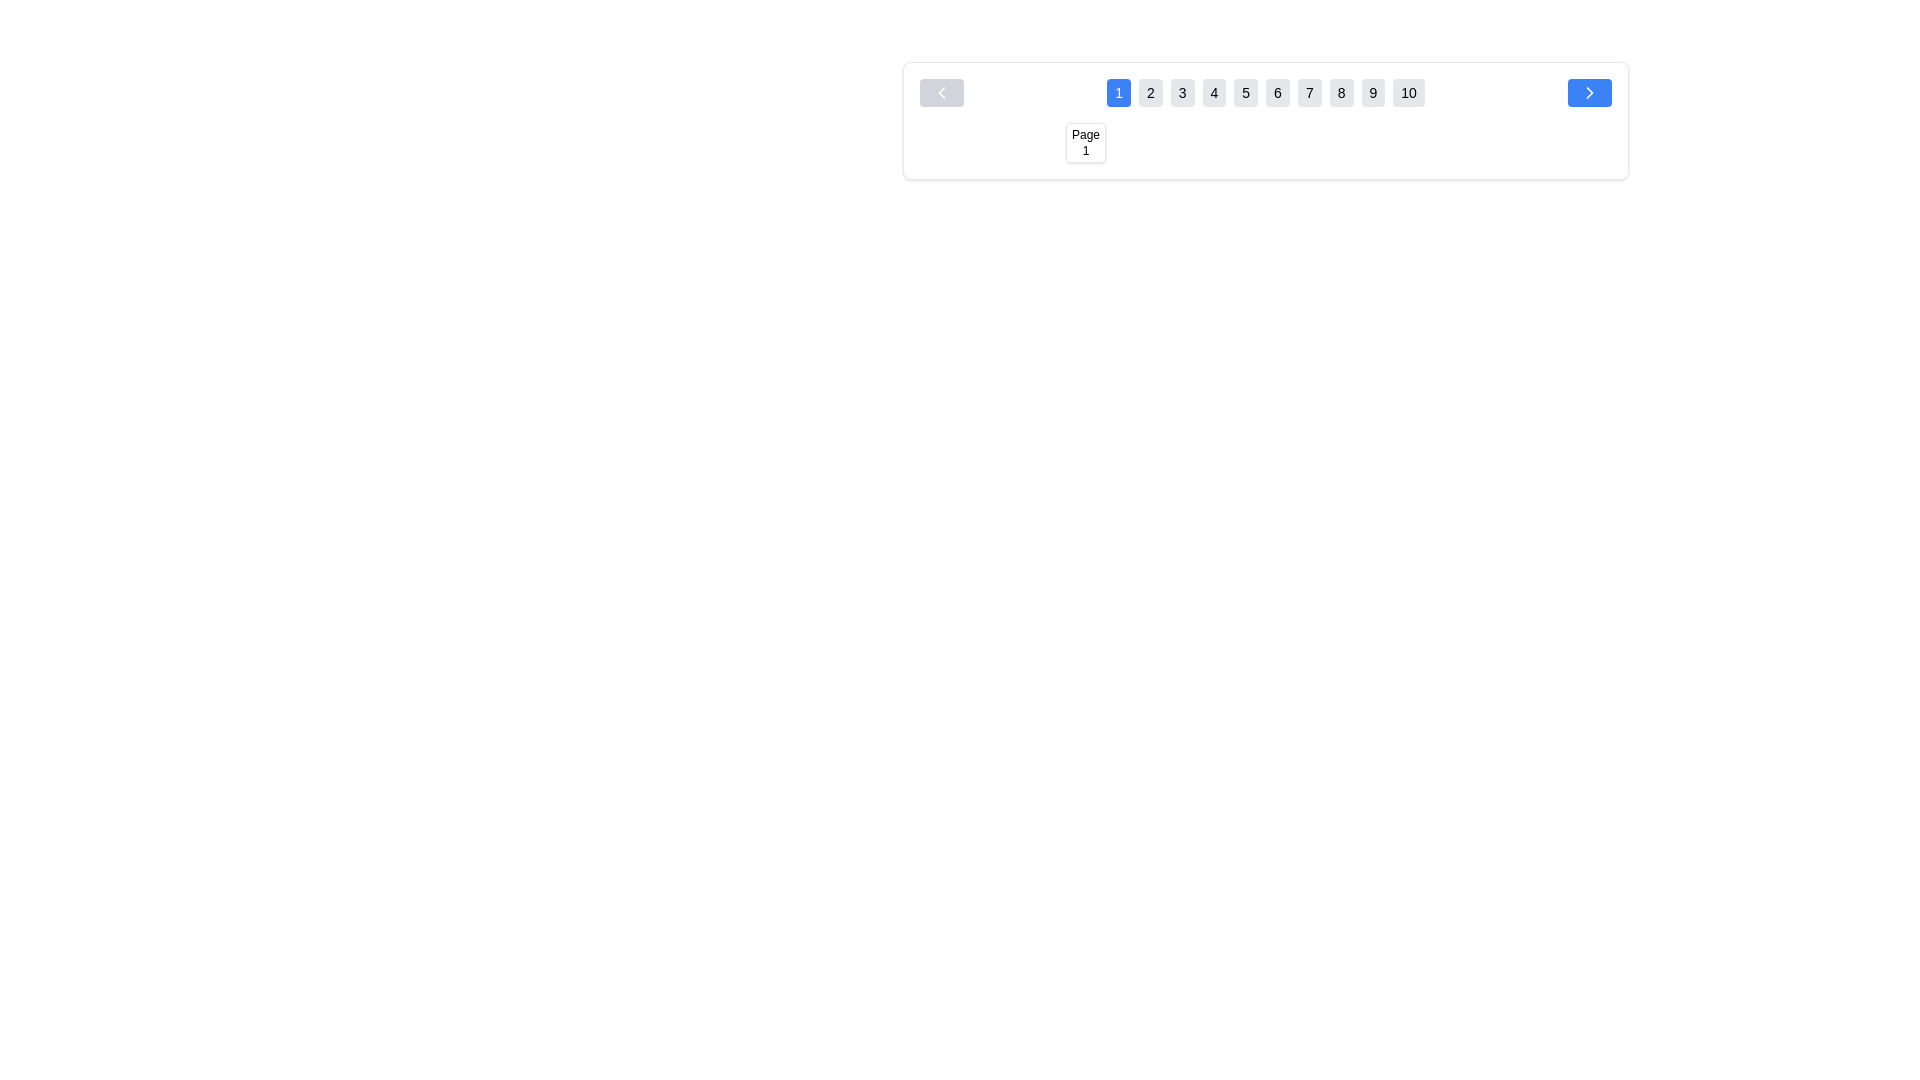 The width and height of the screenshot is (1920, 1080). I want to click on the pagination button representing page number 6, so click(1286, 141).